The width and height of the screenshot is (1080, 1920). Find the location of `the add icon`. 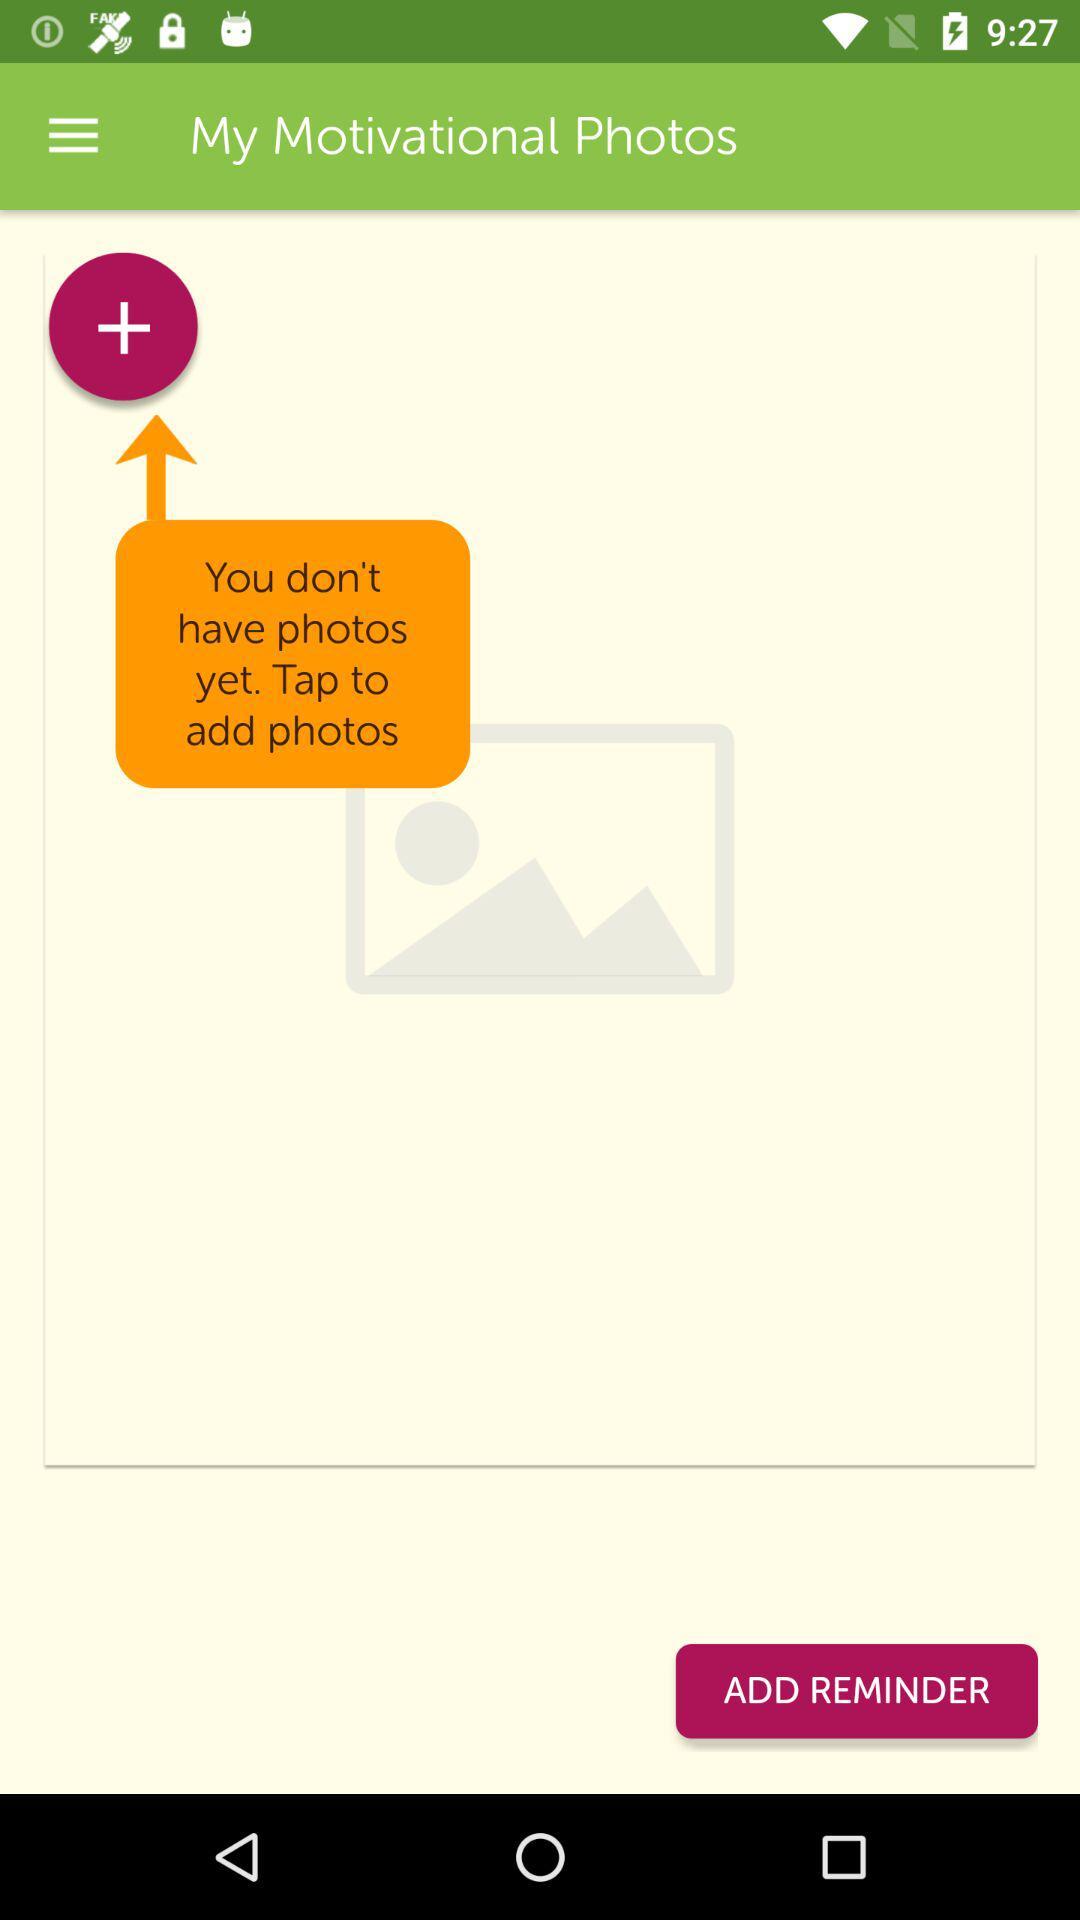

the add icon is located at coordinates (123, 333).